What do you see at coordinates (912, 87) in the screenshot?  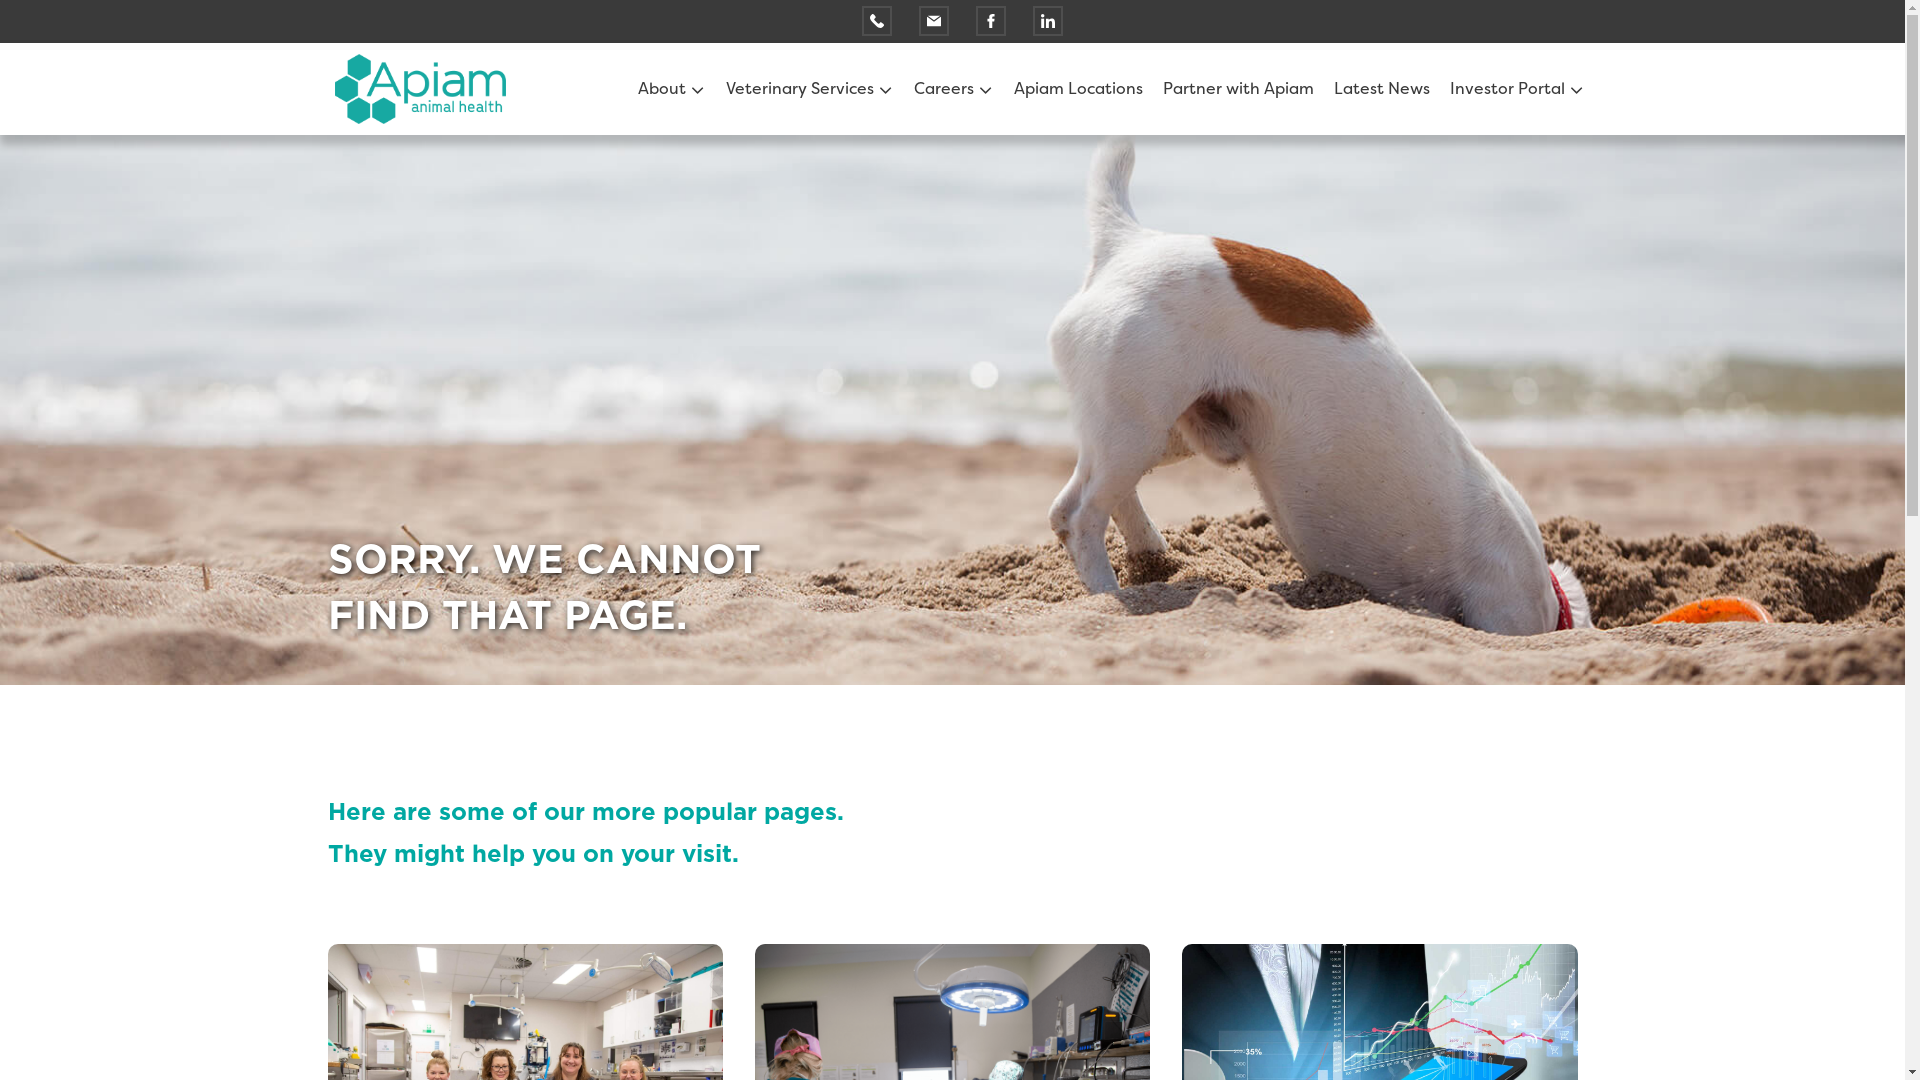 I see `'Careers'` at bounding box center [912, 87].